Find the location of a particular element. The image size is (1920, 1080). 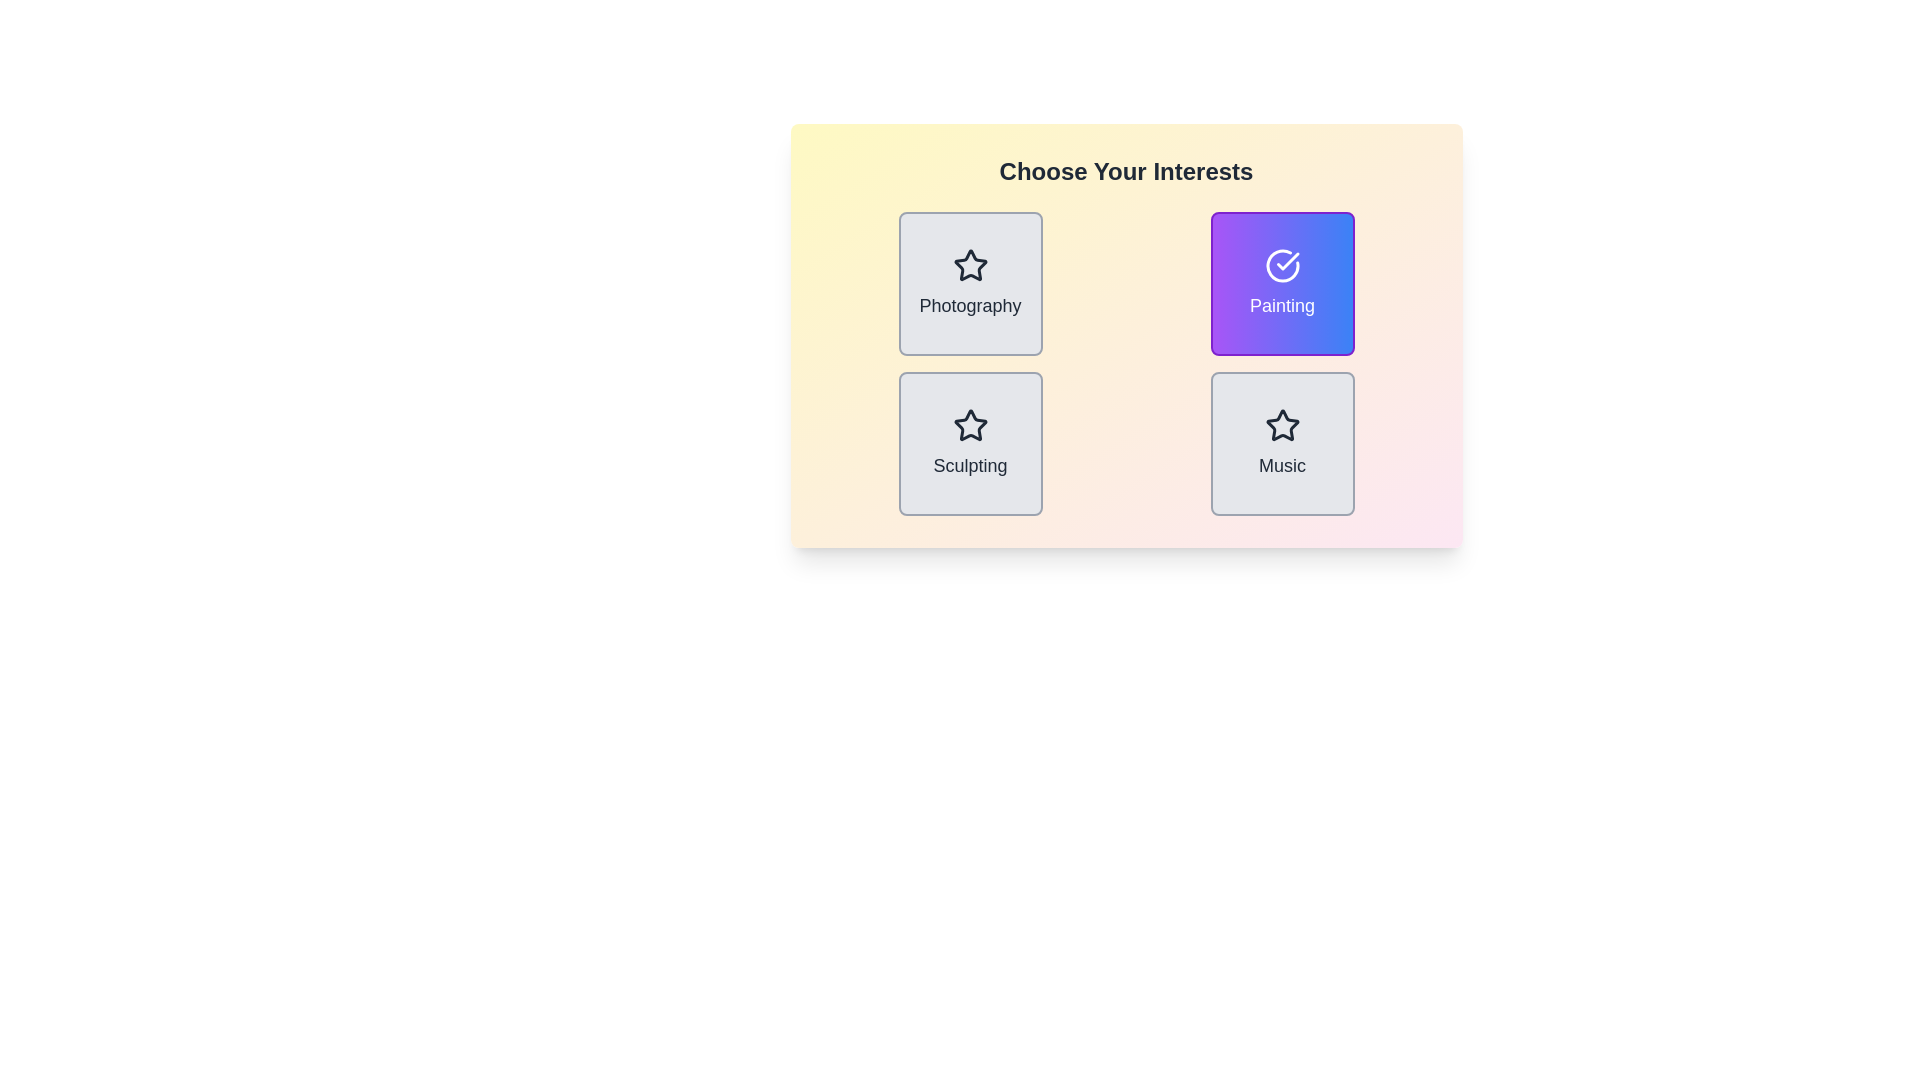

the item labeled Photography by clicking its button is located at coordinates (970, 284).